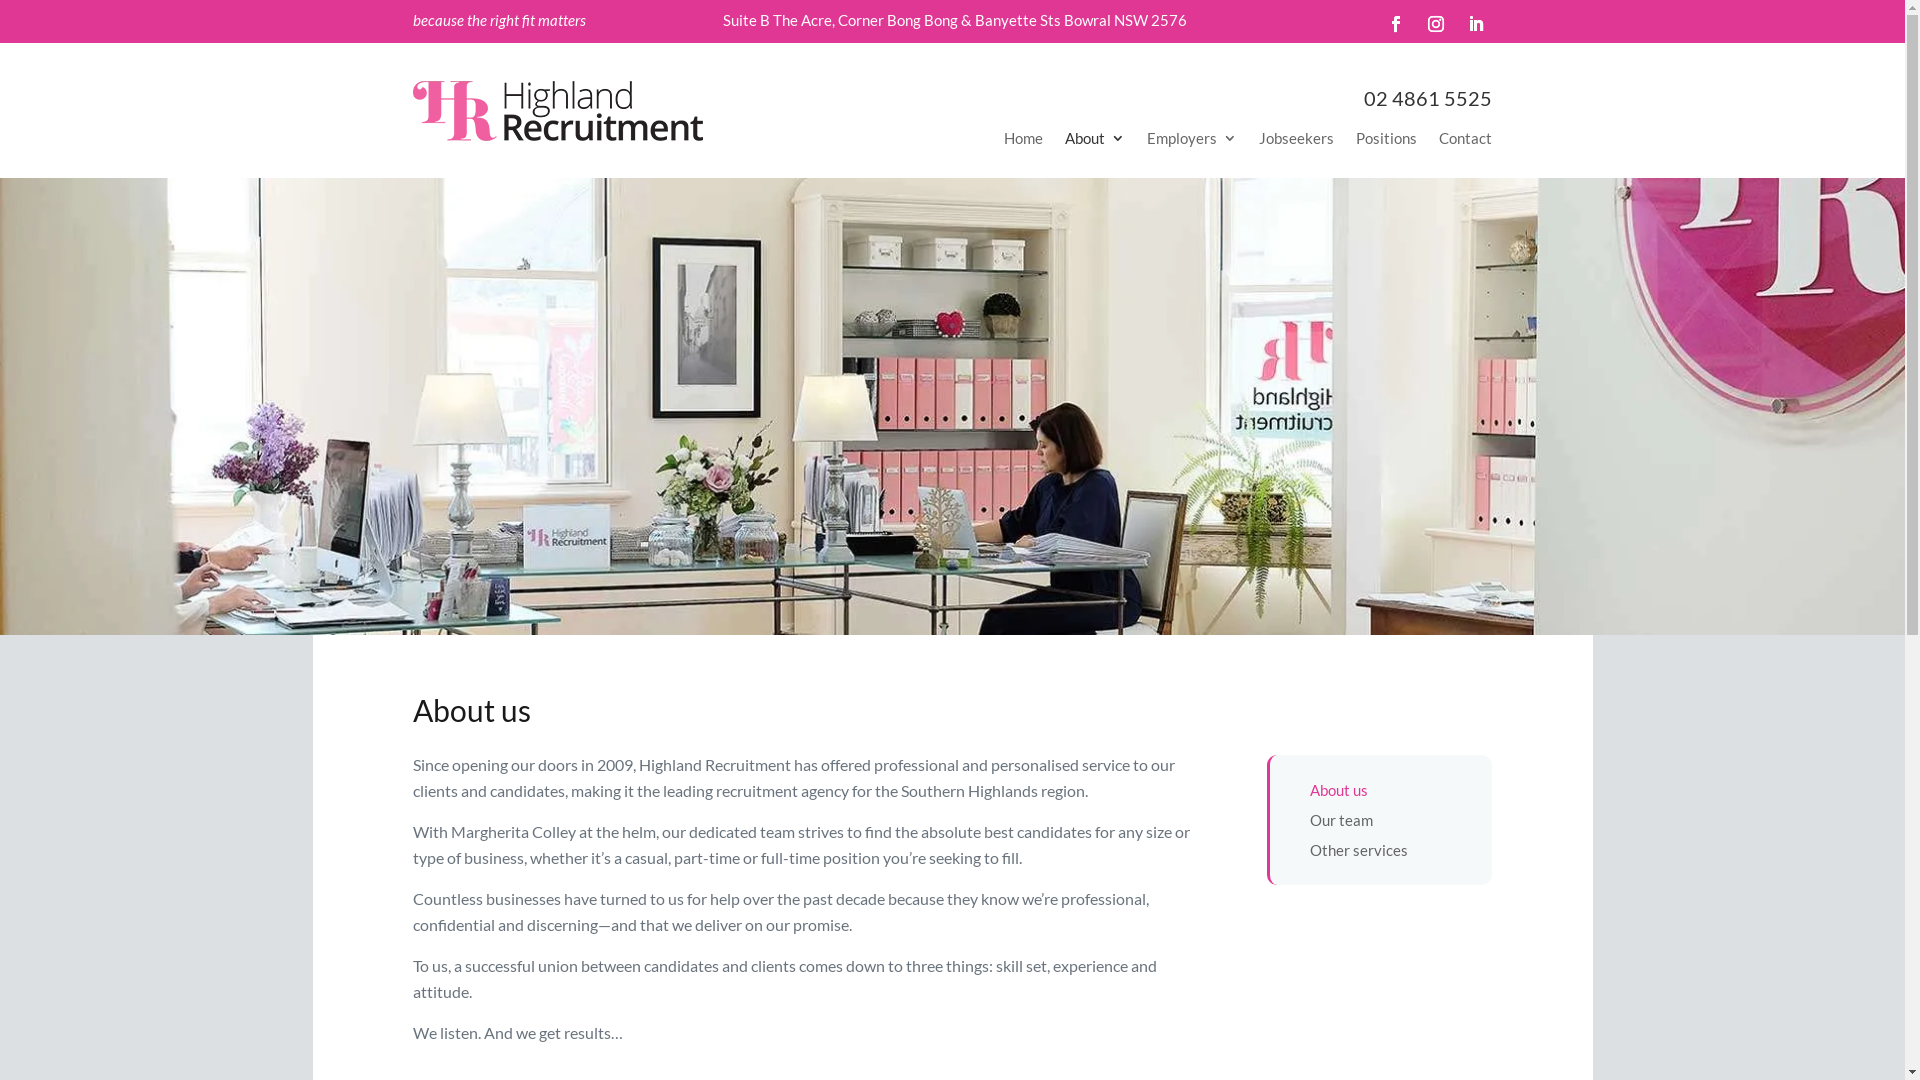 The width and height of the screenshot is (1920, 1080). I want to click on 'Jobseekers', so click(1296, 141).